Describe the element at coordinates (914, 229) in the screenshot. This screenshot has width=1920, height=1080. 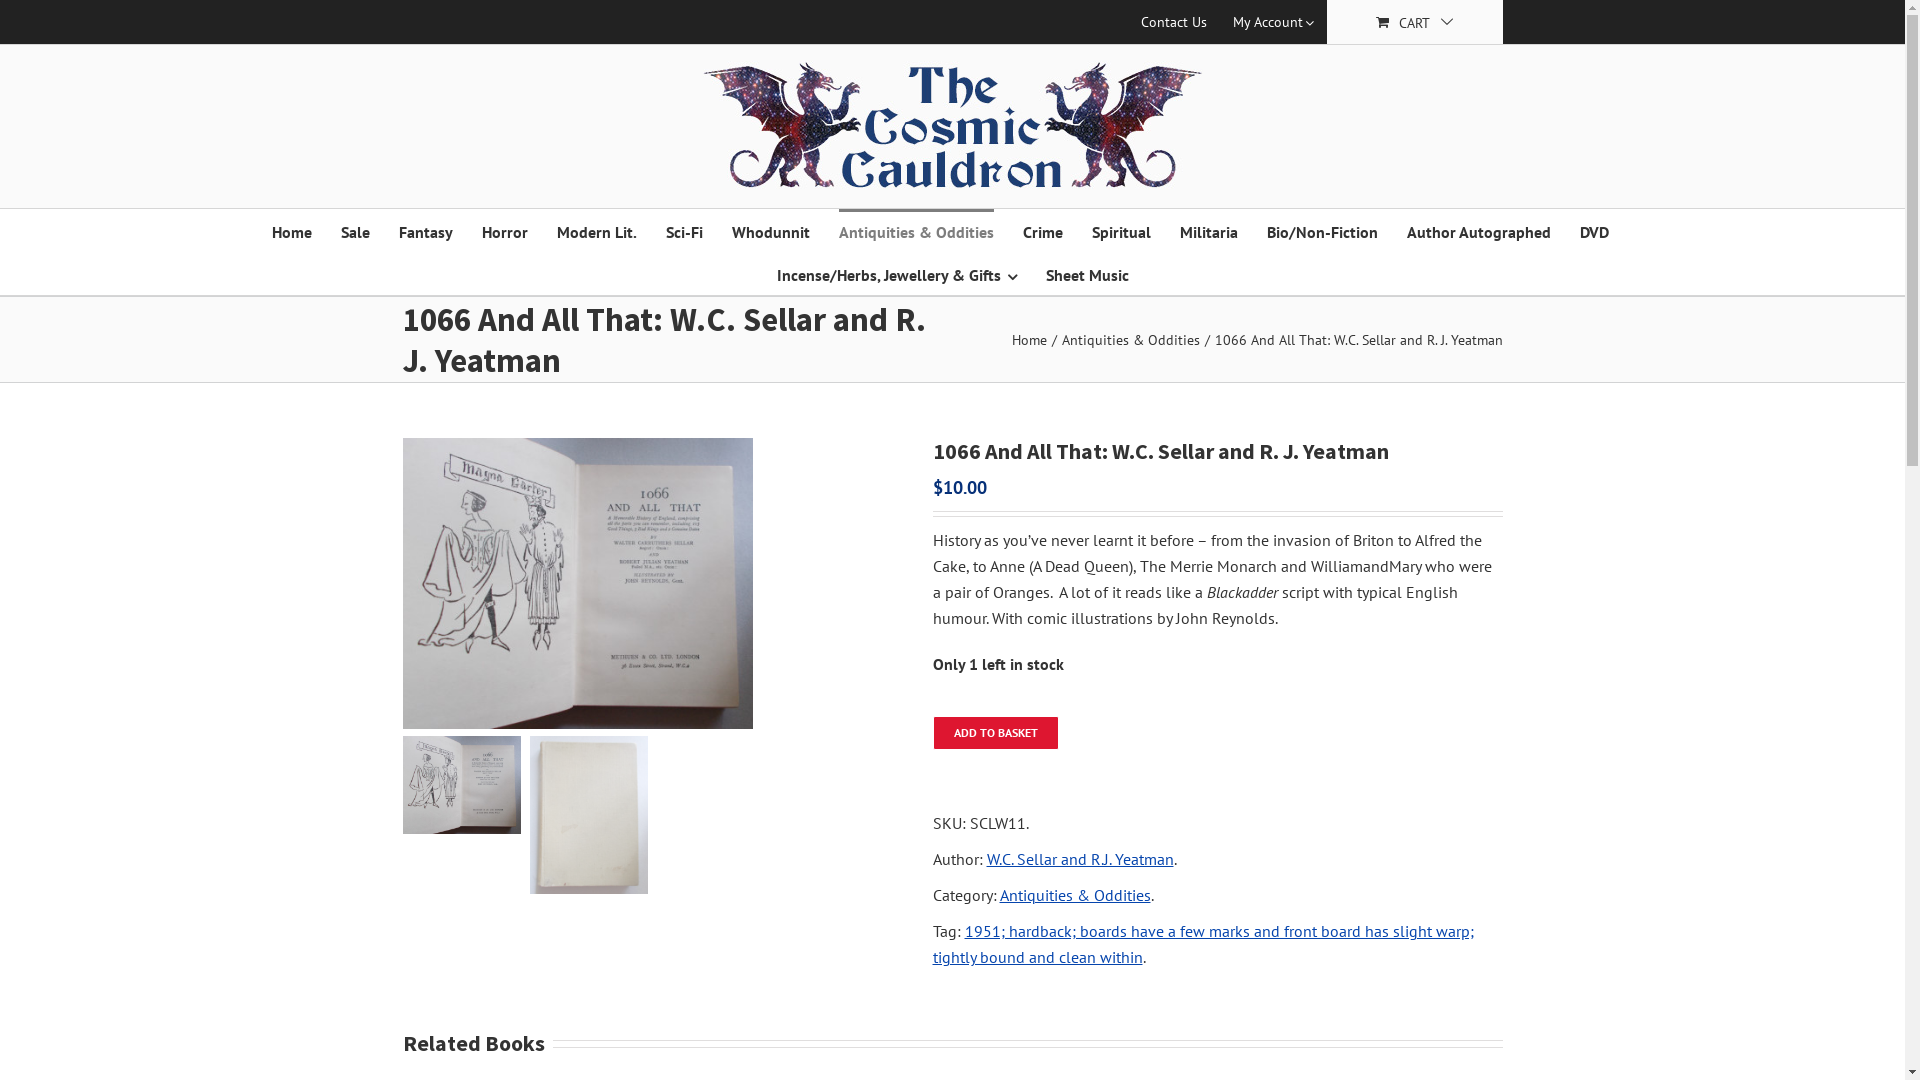
I see `'Antiquities & Oddities'` at that location.